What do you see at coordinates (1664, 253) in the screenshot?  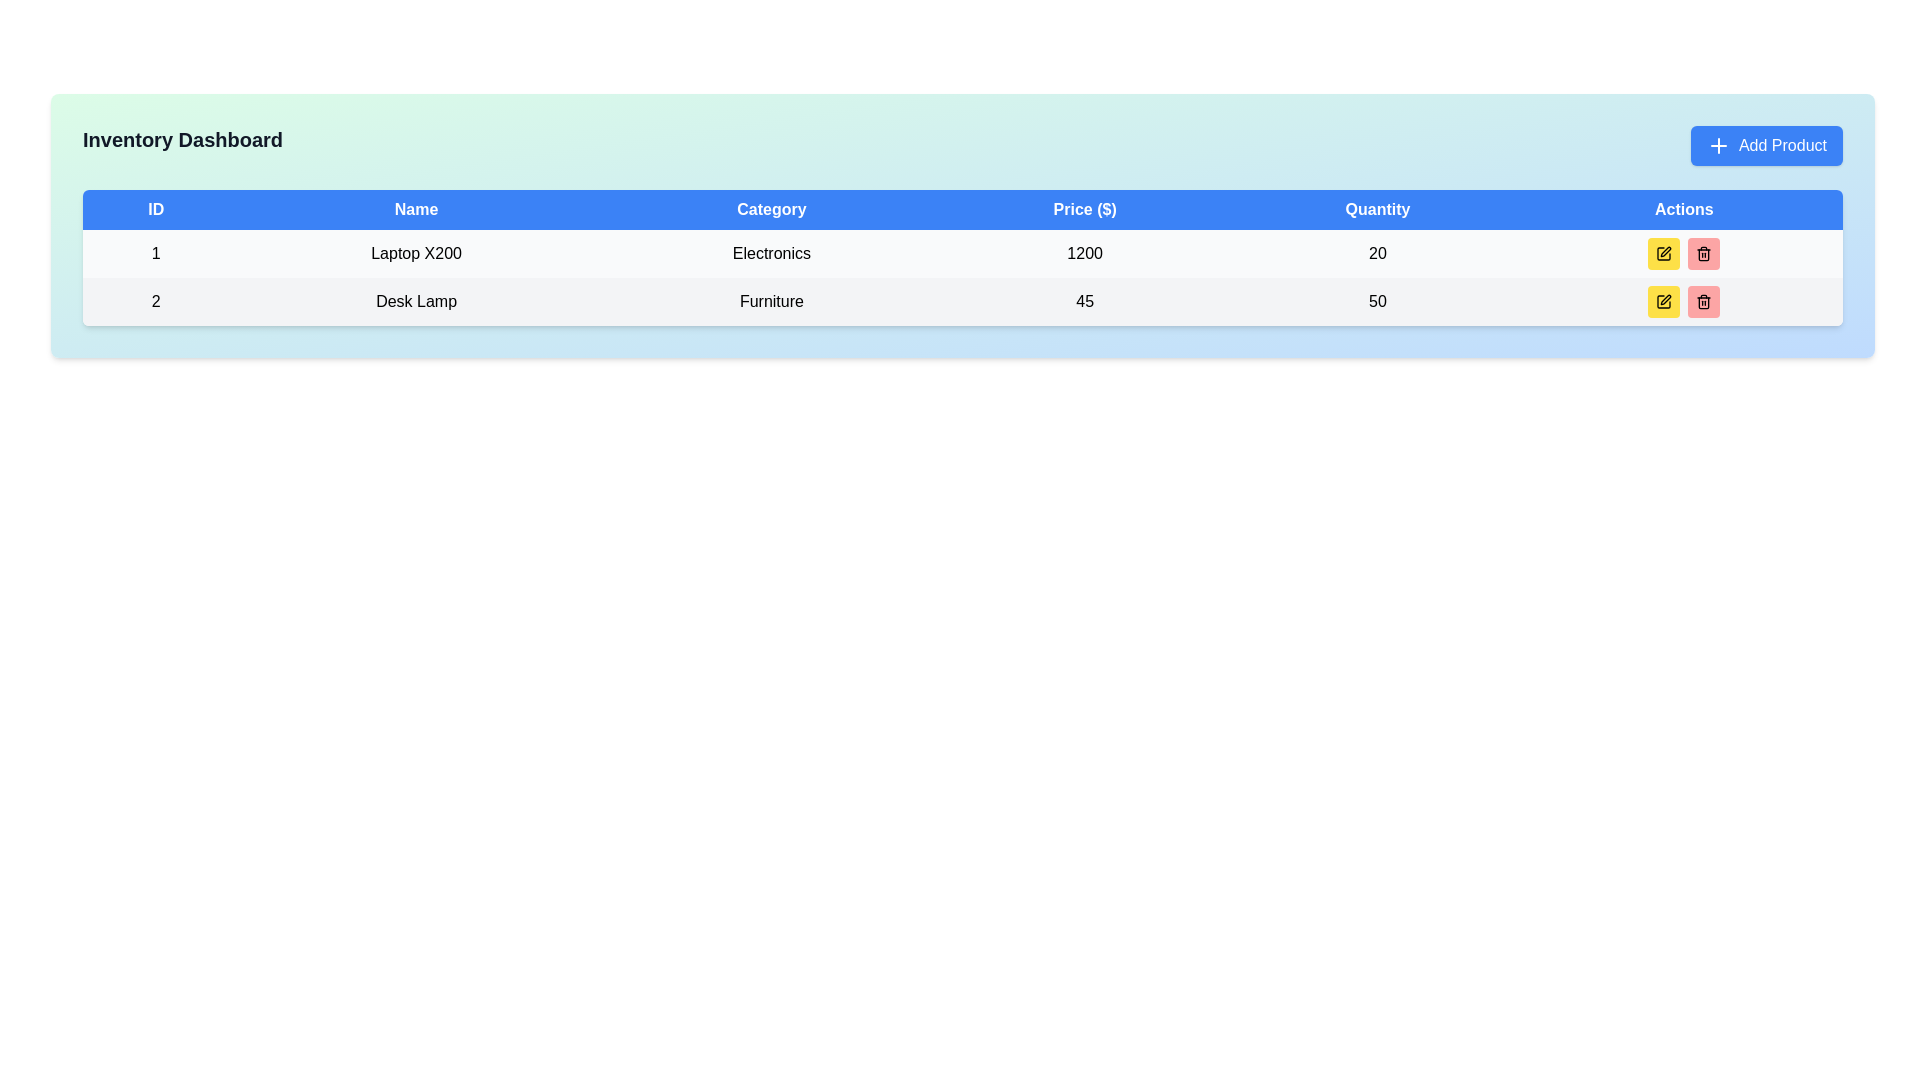 I see `the icon button resembling a pen or edit symbol` at bounding box center [1664, 253].